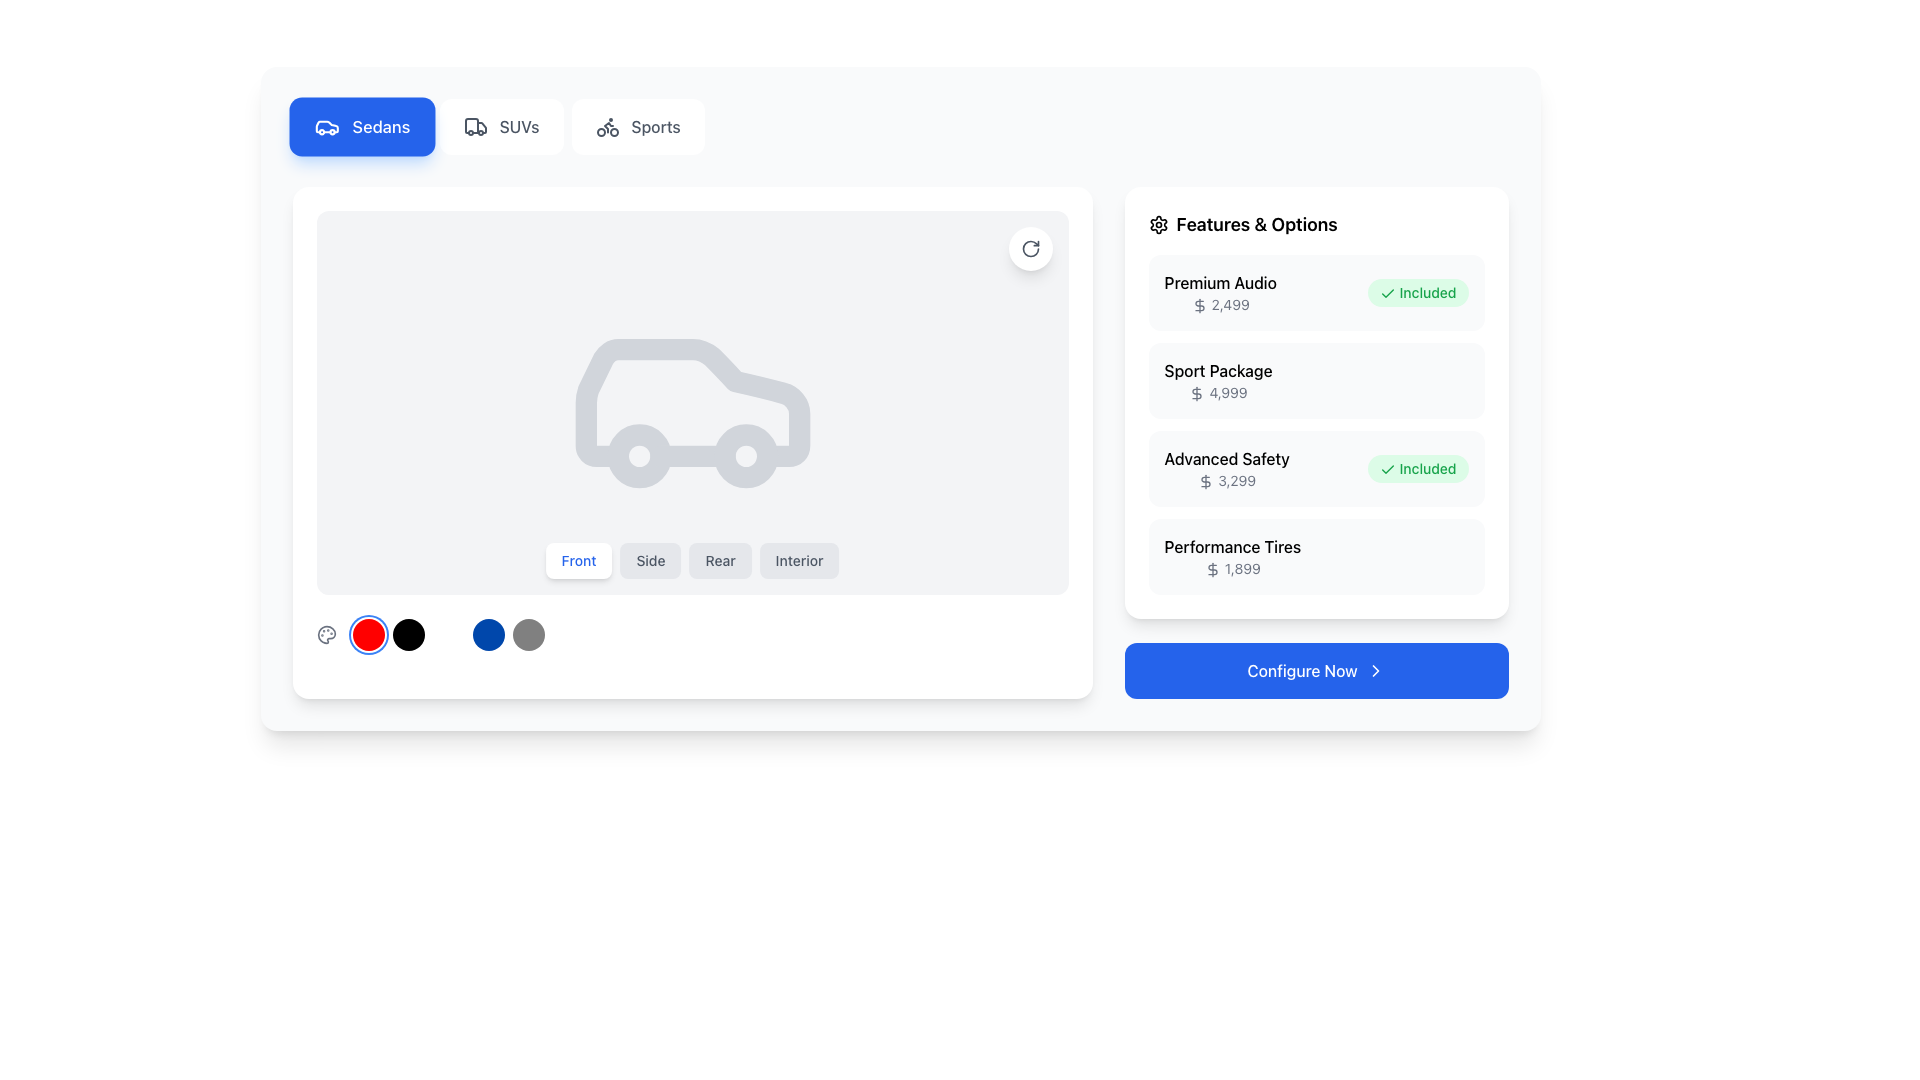 This screenshot has height=1080, width=1920. Describe the element at coordinates (1226, 469) in the screenshot. I see `the informational text block providing details about the 'Advanced Safety' feature, which is the third item in the vertical list under 'Features & Options' and located between 'Sport Package' and 'Performance Tires'` at that location.